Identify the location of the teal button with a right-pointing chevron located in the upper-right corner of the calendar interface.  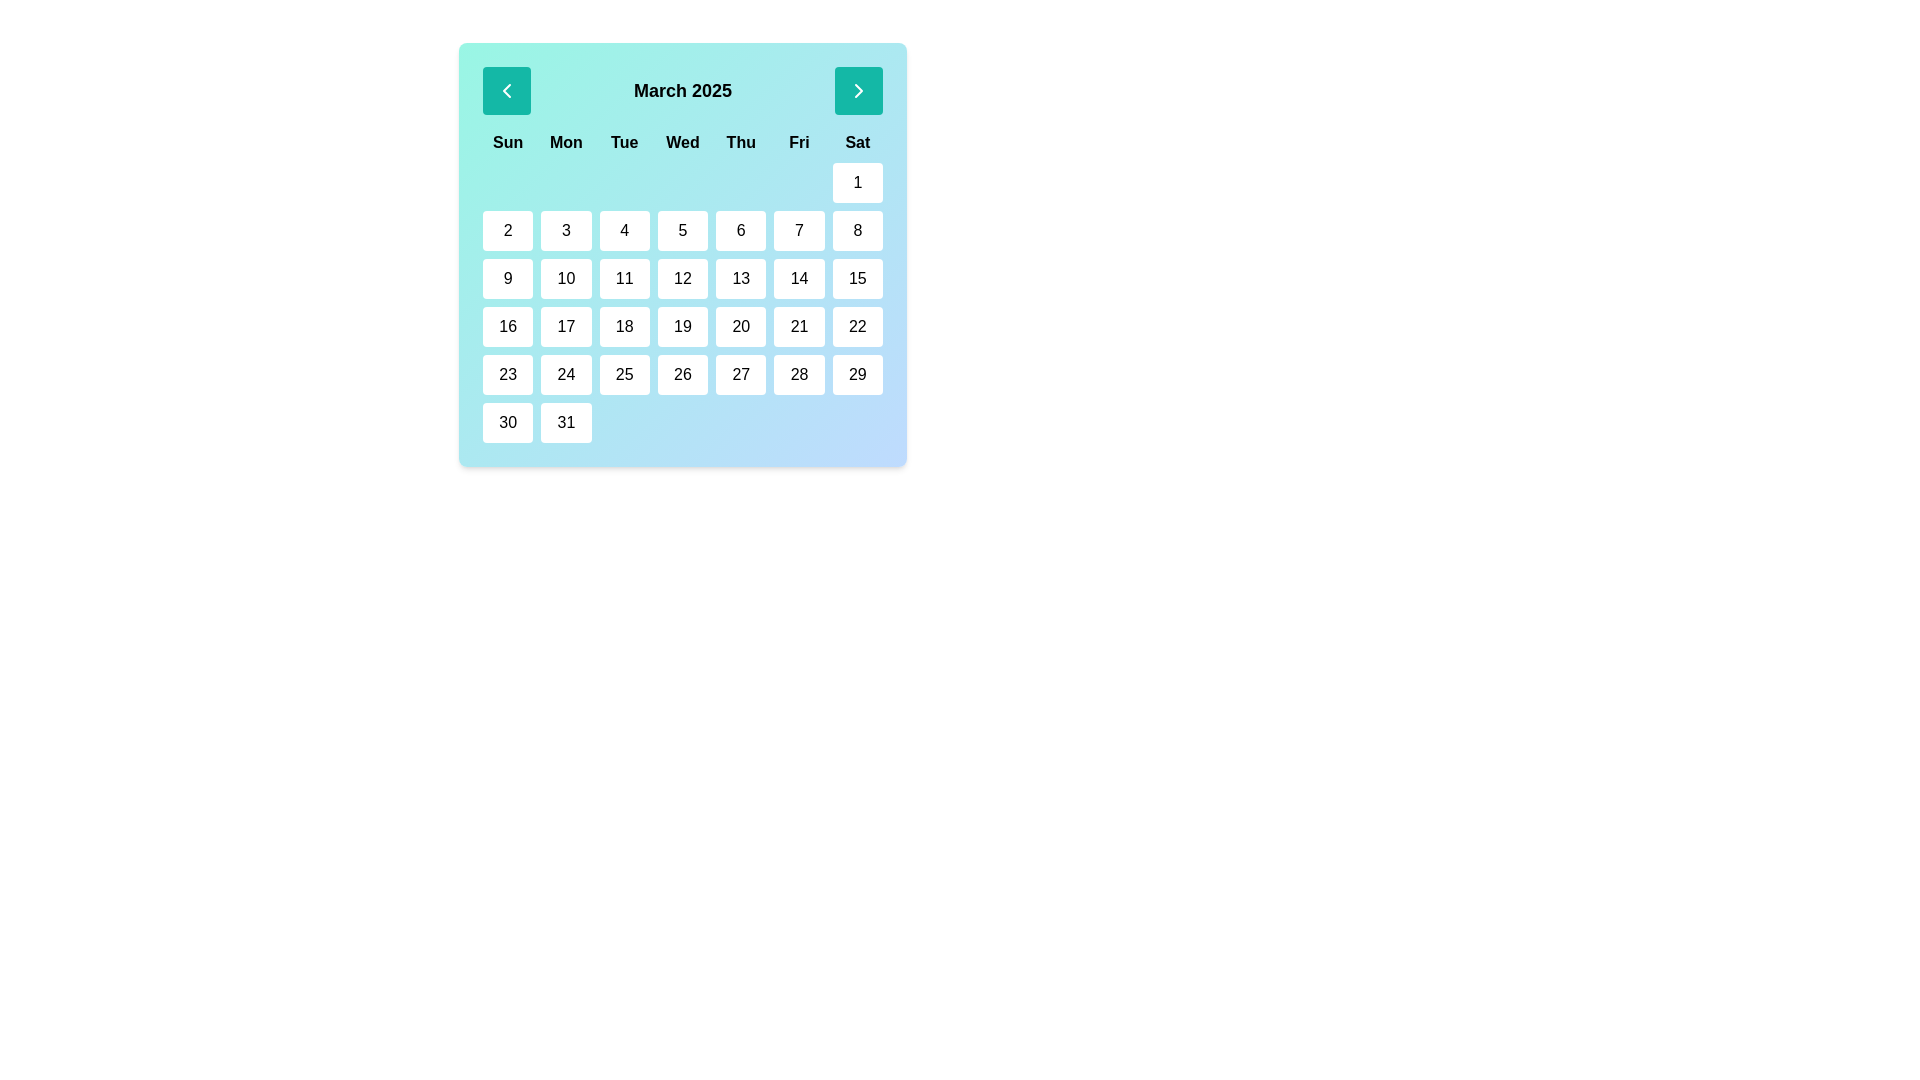
(859, 91).